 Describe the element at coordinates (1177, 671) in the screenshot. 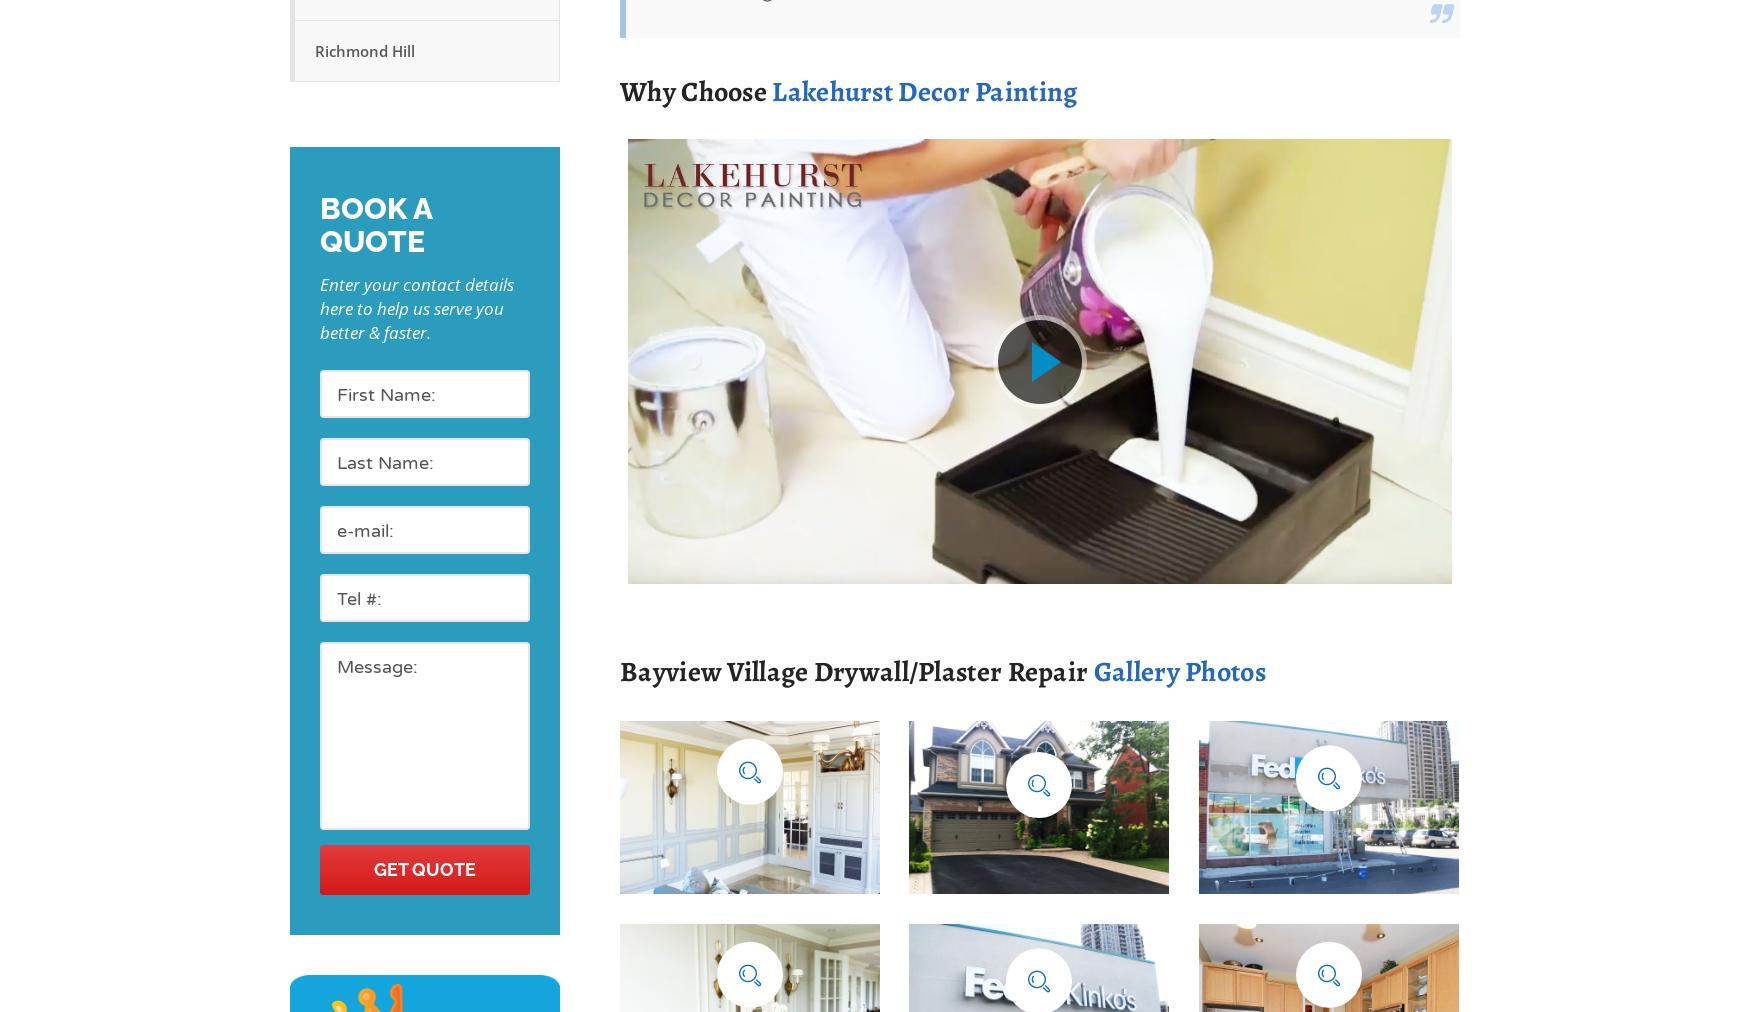

I see `'Gallery Photos'` at that location.